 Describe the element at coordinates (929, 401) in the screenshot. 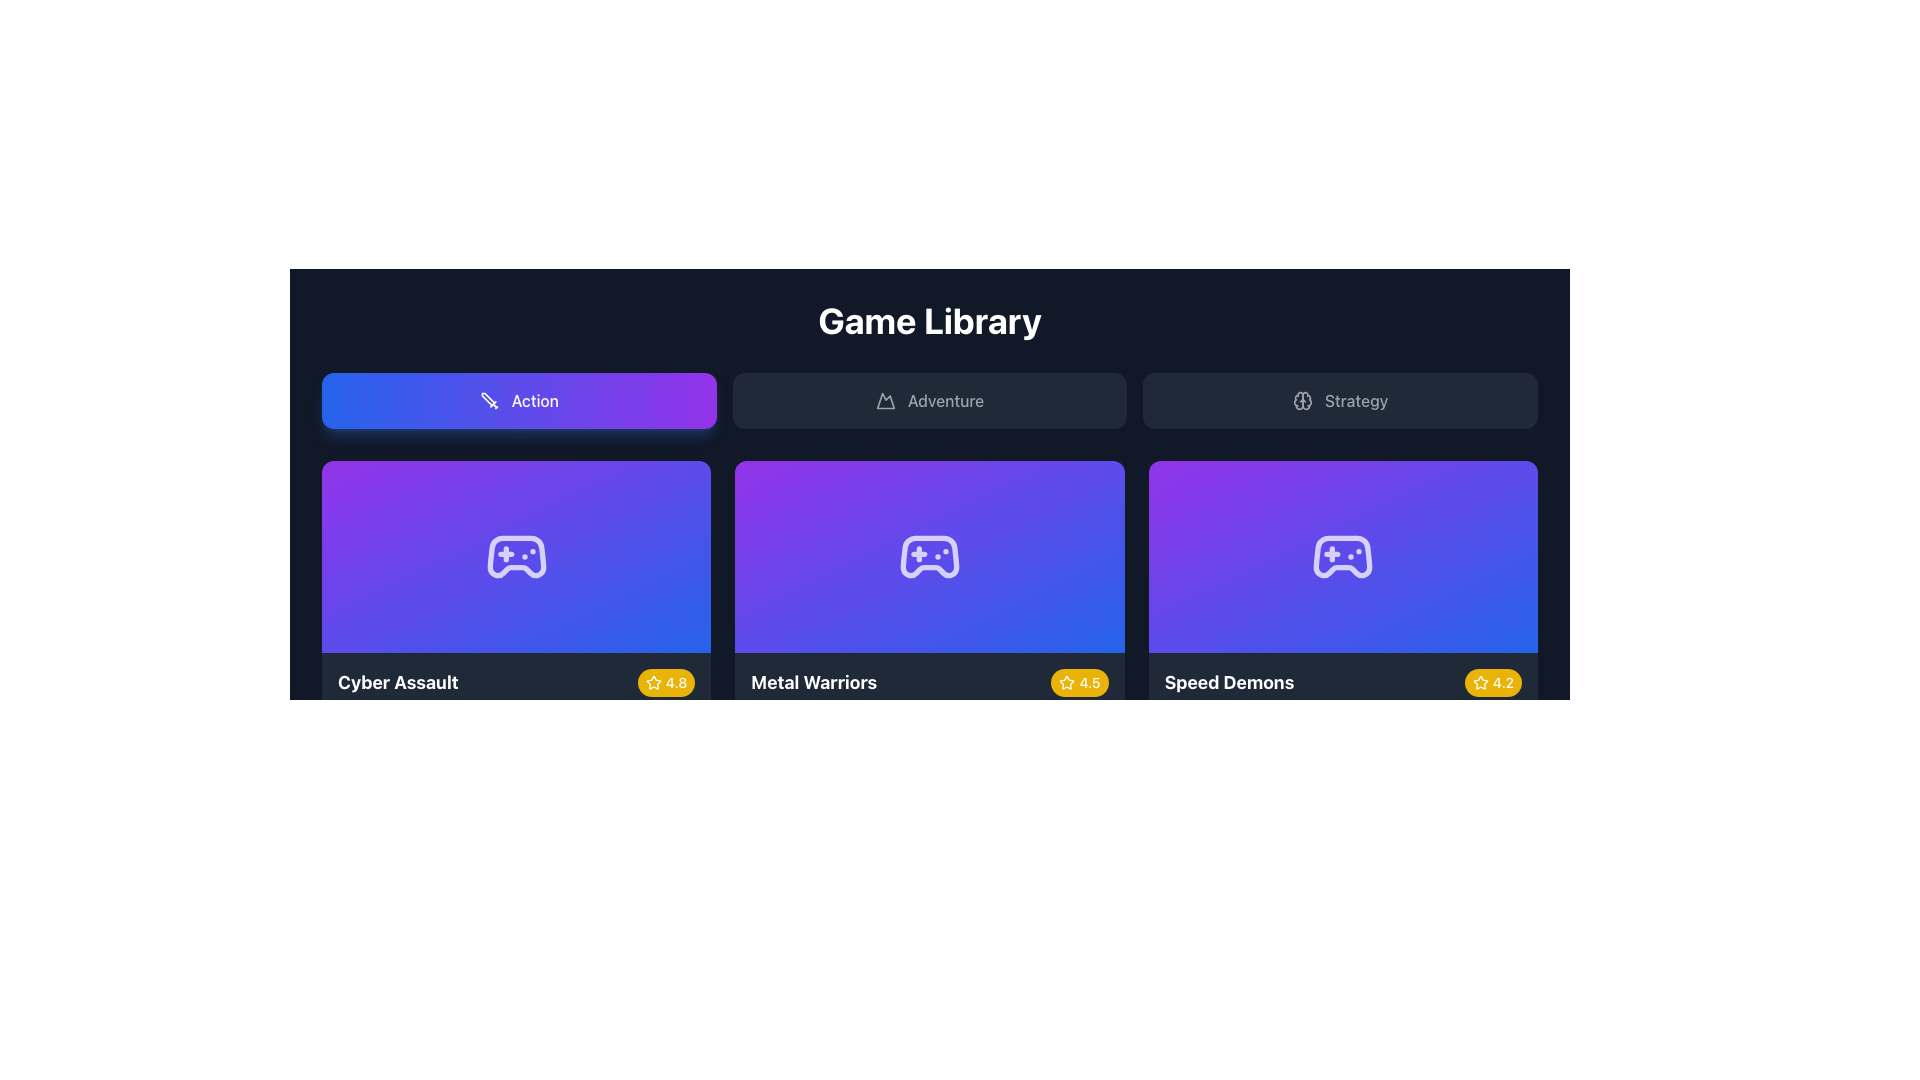

I see `the 'Adventure' button, which is a horizontally rectangular button with a mountain icon and dark gray background in the navigation bar` at that location.